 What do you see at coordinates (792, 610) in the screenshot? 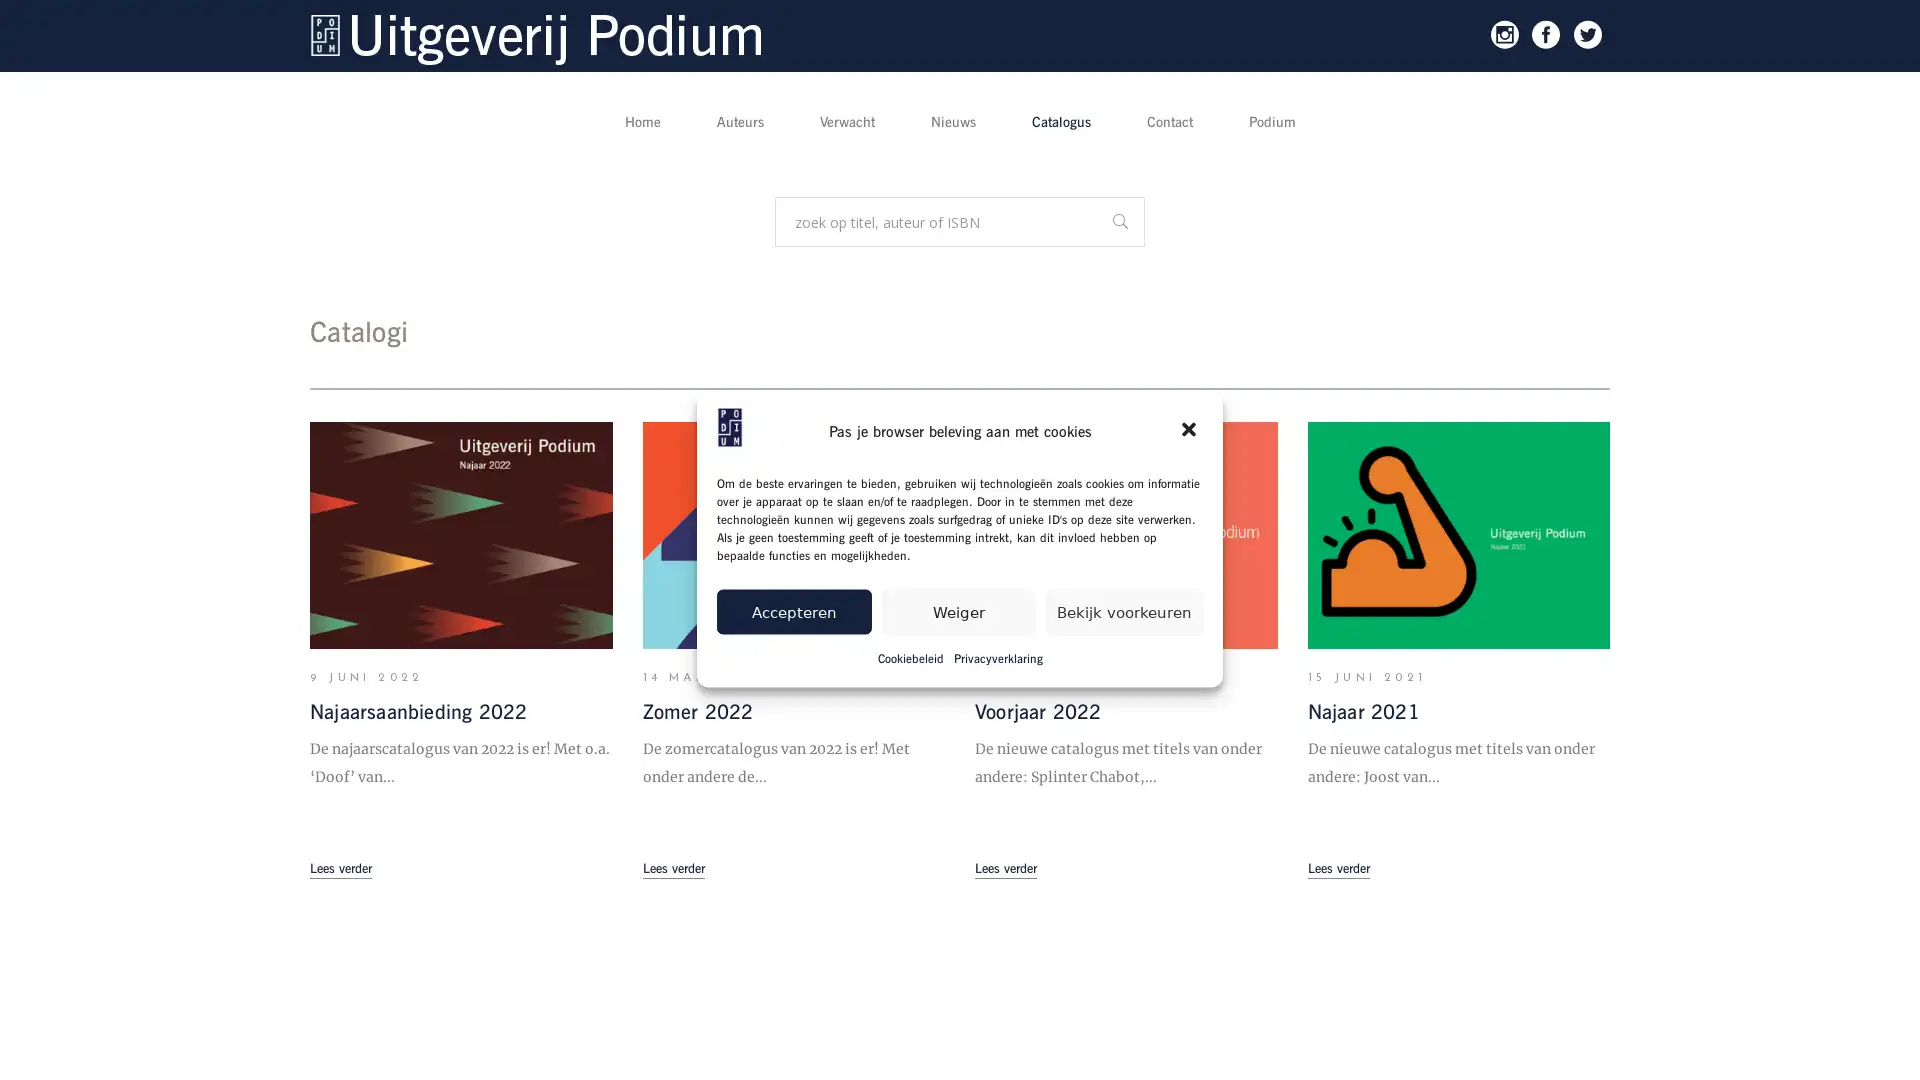
I see `Accepteren` at bounding box center [792, 610].